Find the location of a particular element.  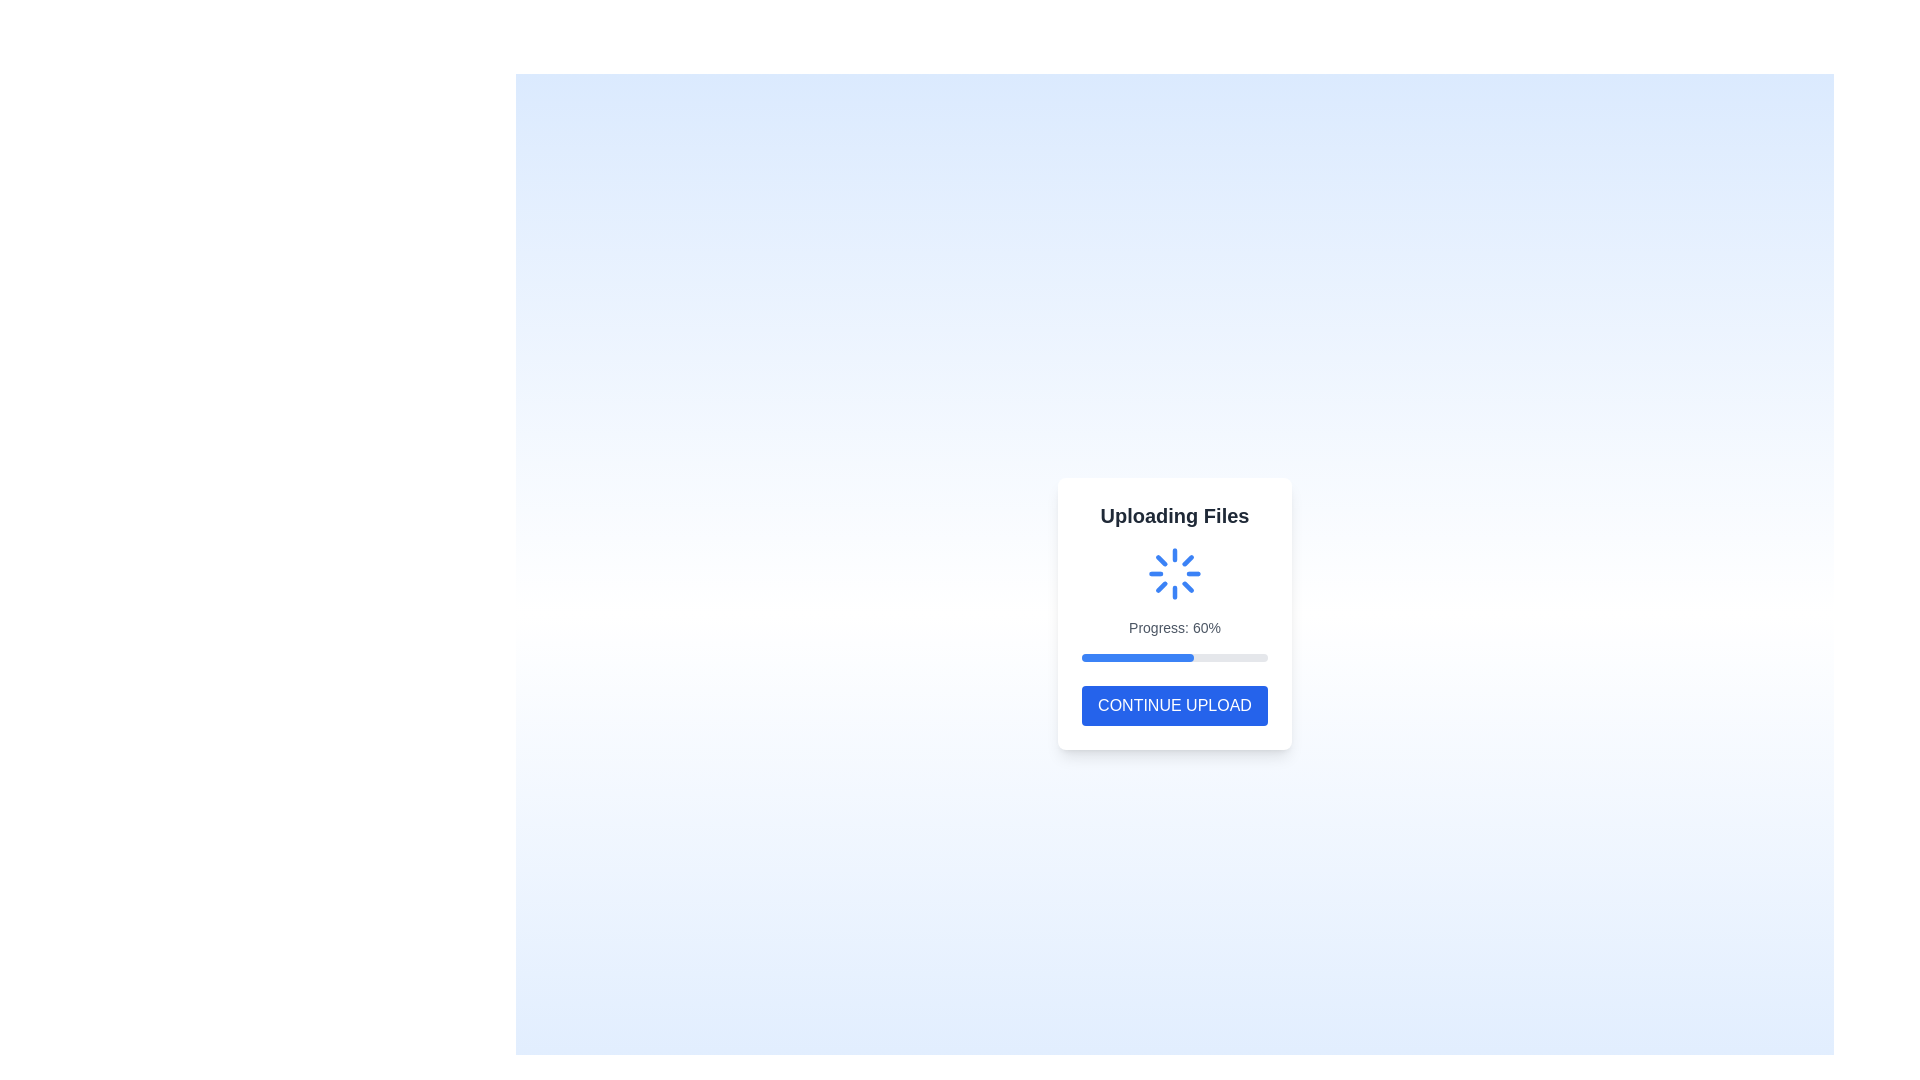

text label that indicates the current progress percentage of the file upload process, located below the spinner animation and following the title 'Uploading Files' is located at coordinates (1175, 627).